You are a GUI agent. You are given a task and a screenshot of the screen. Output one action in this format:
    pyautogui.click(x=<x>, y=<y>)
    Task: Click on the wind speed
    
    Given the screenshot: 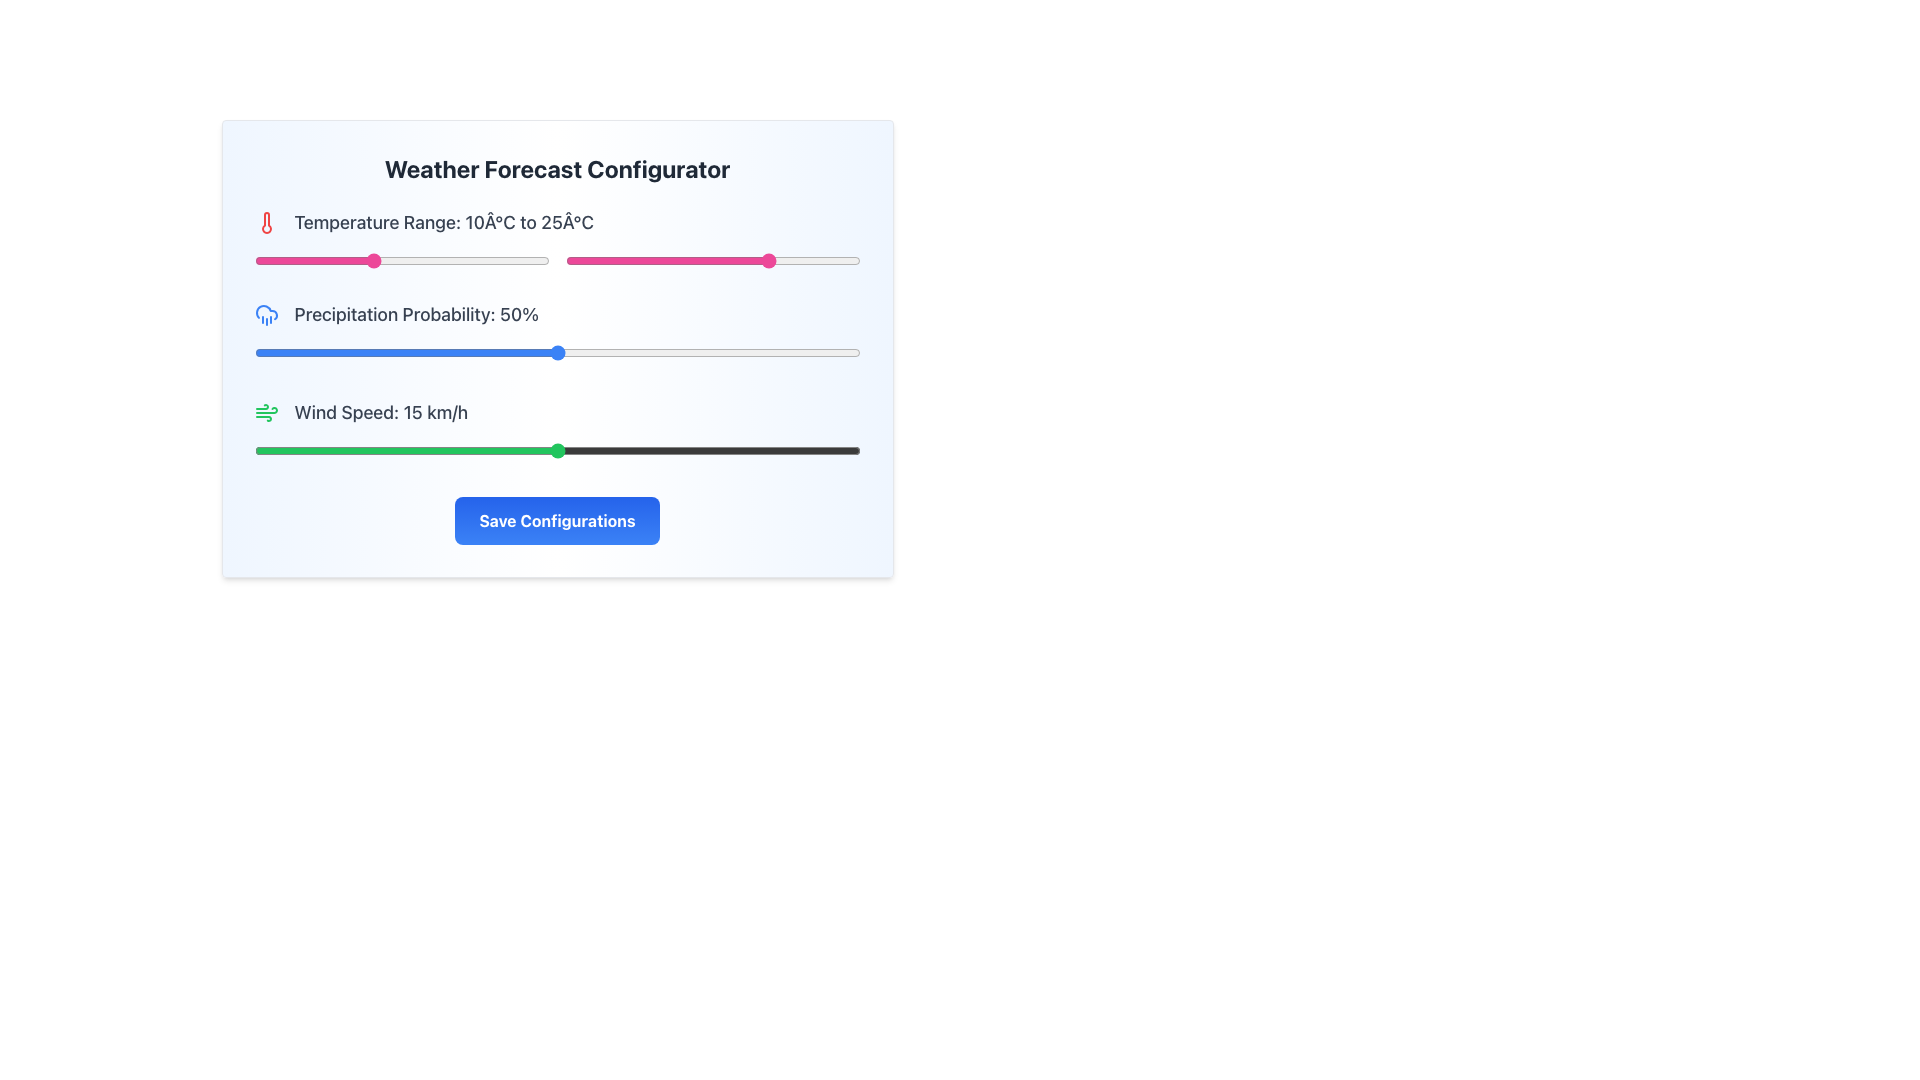 What is the action you would take?
    pyautogui.click(x=355, y=451)
    